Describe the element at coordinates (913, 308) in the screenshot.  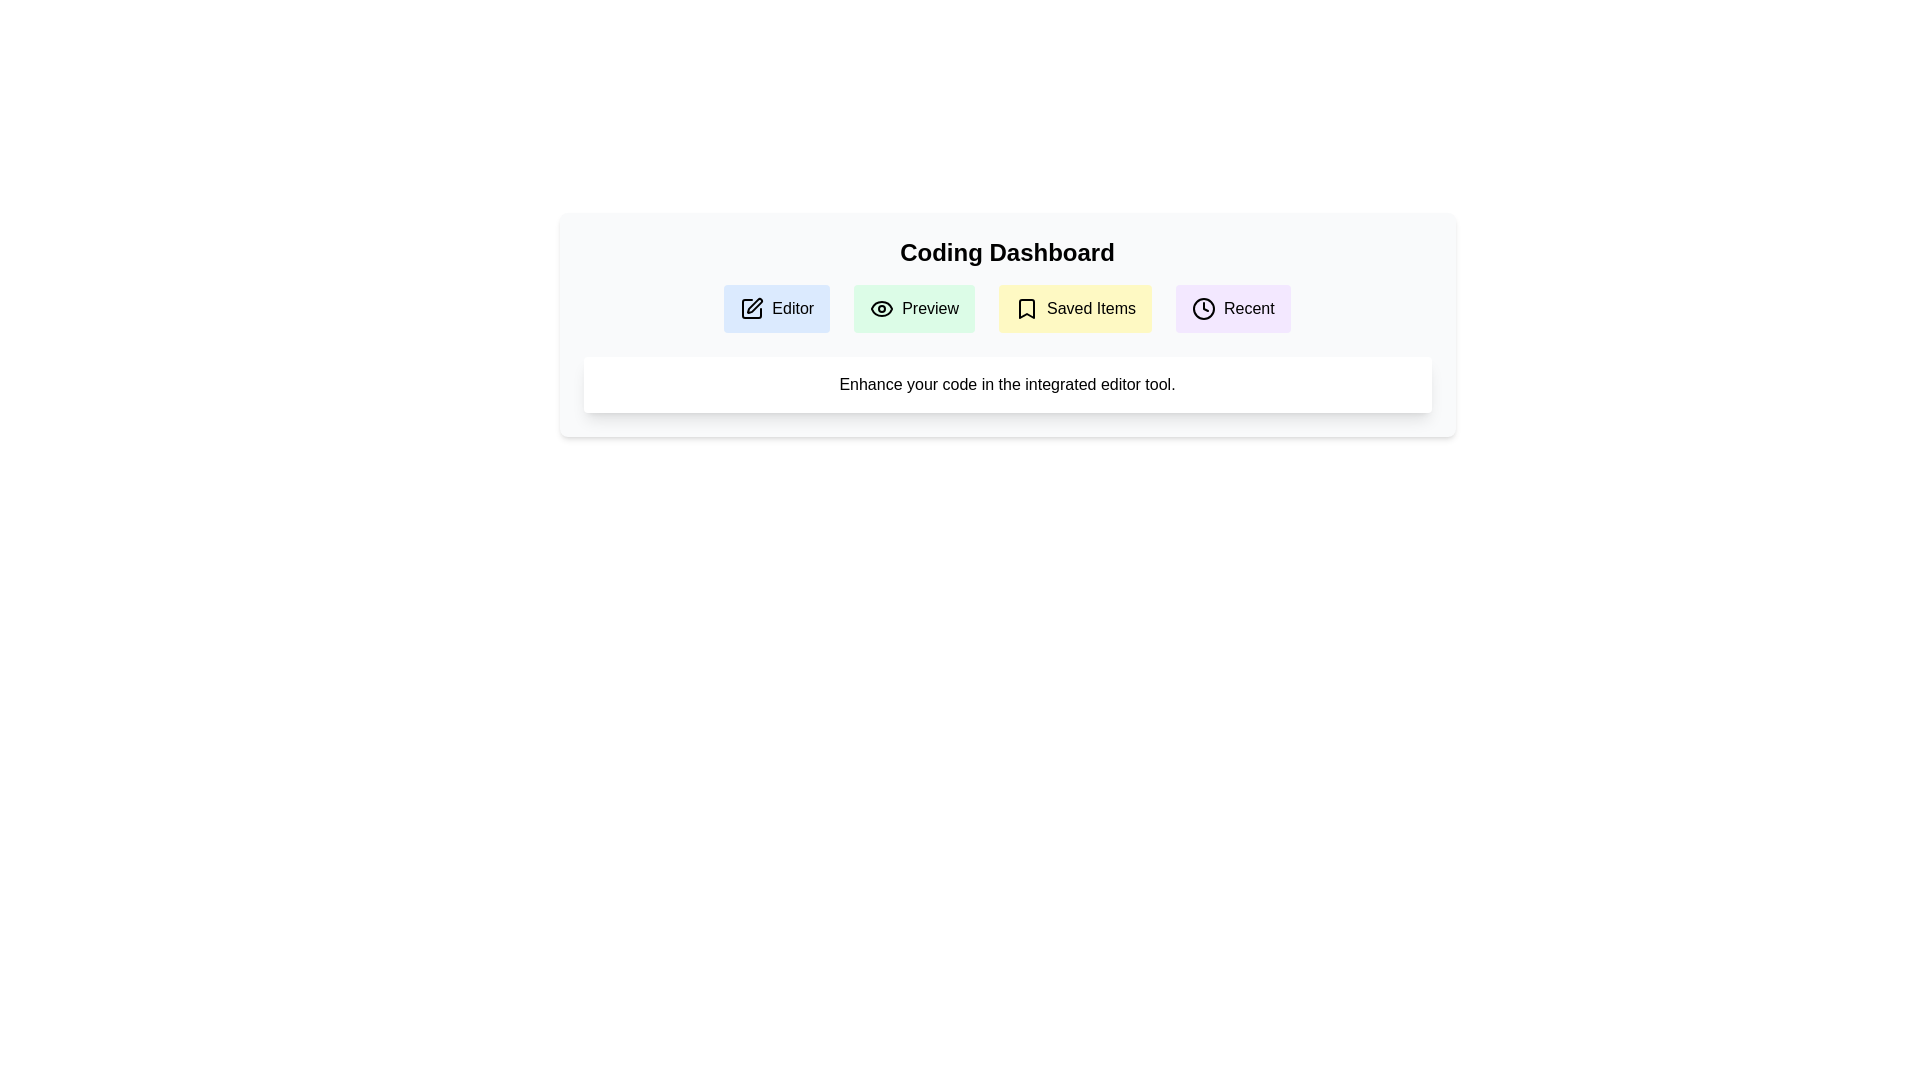
I see `the second button in the horizontal list below the 'Coding Dashboard' header` at that location.